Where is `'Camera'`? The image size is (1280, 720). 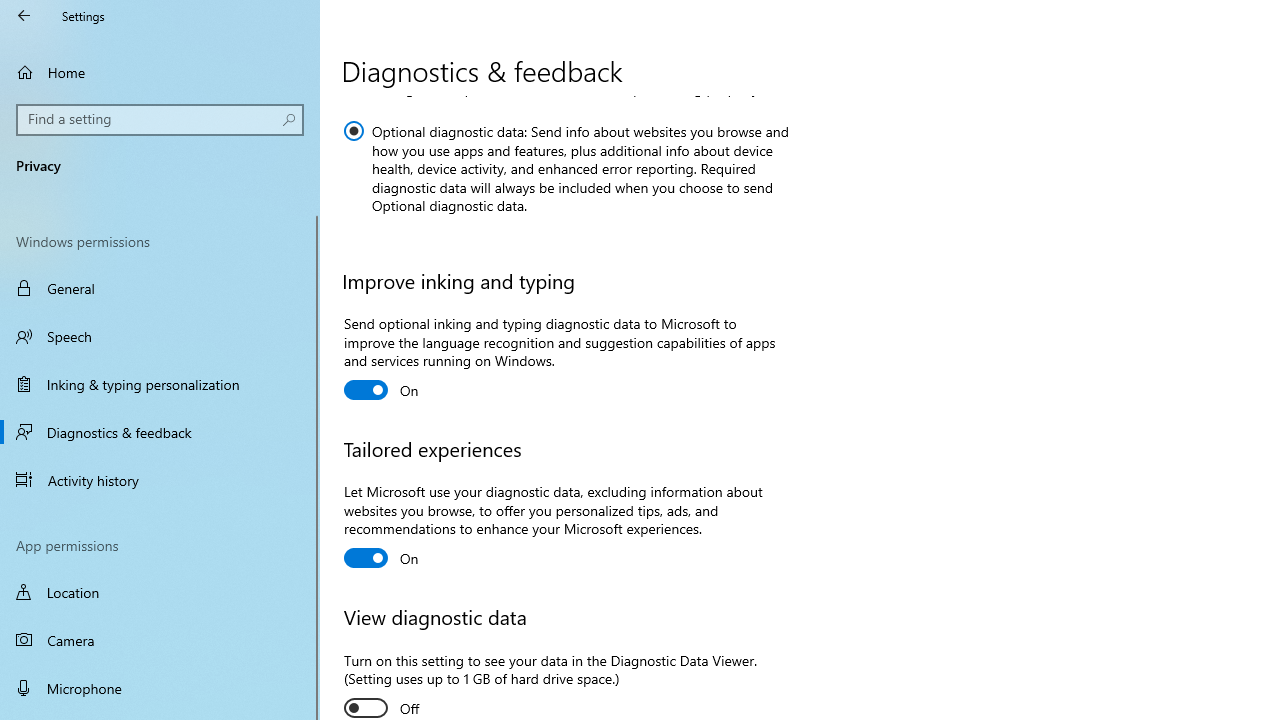
'Camera' is located at coordinates (160, 640).